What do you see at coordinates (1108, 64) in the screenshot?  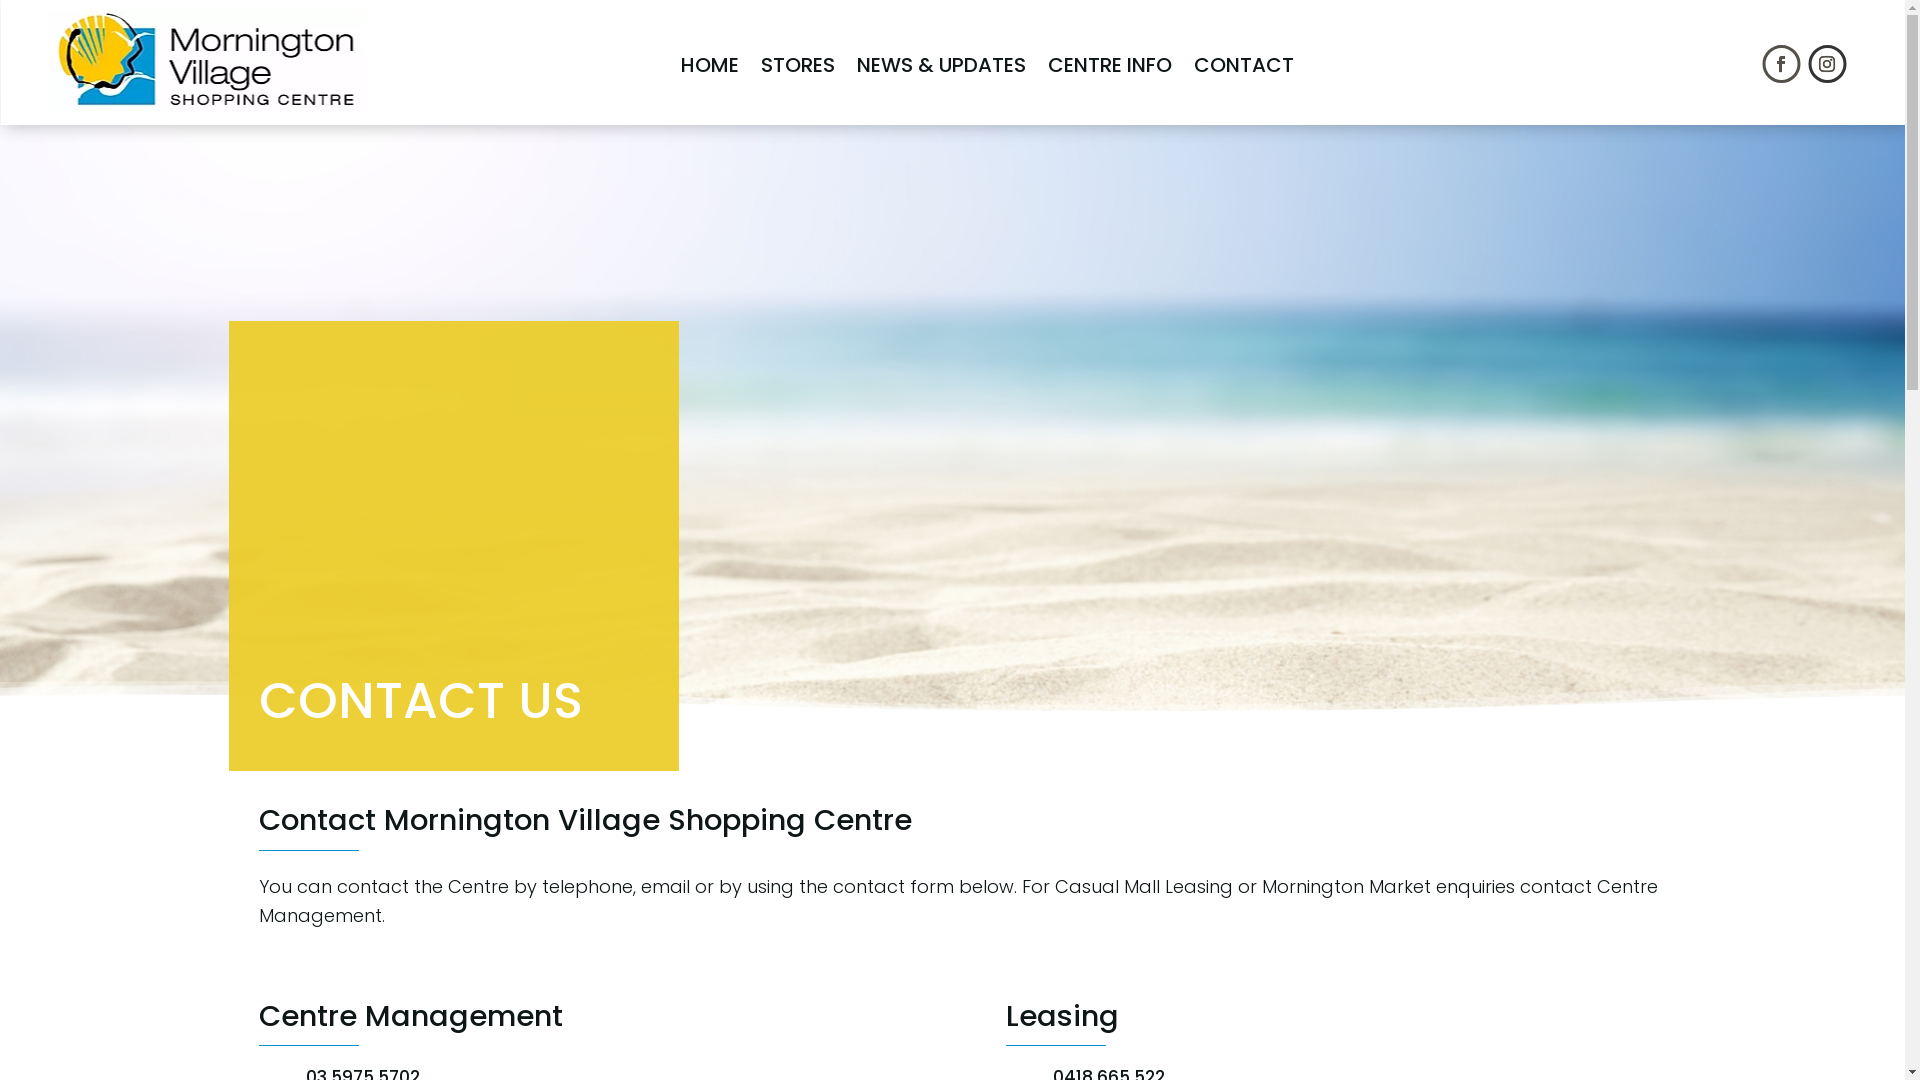 I see `'CENTRE INFO'` at bounding box center [1108, 64].